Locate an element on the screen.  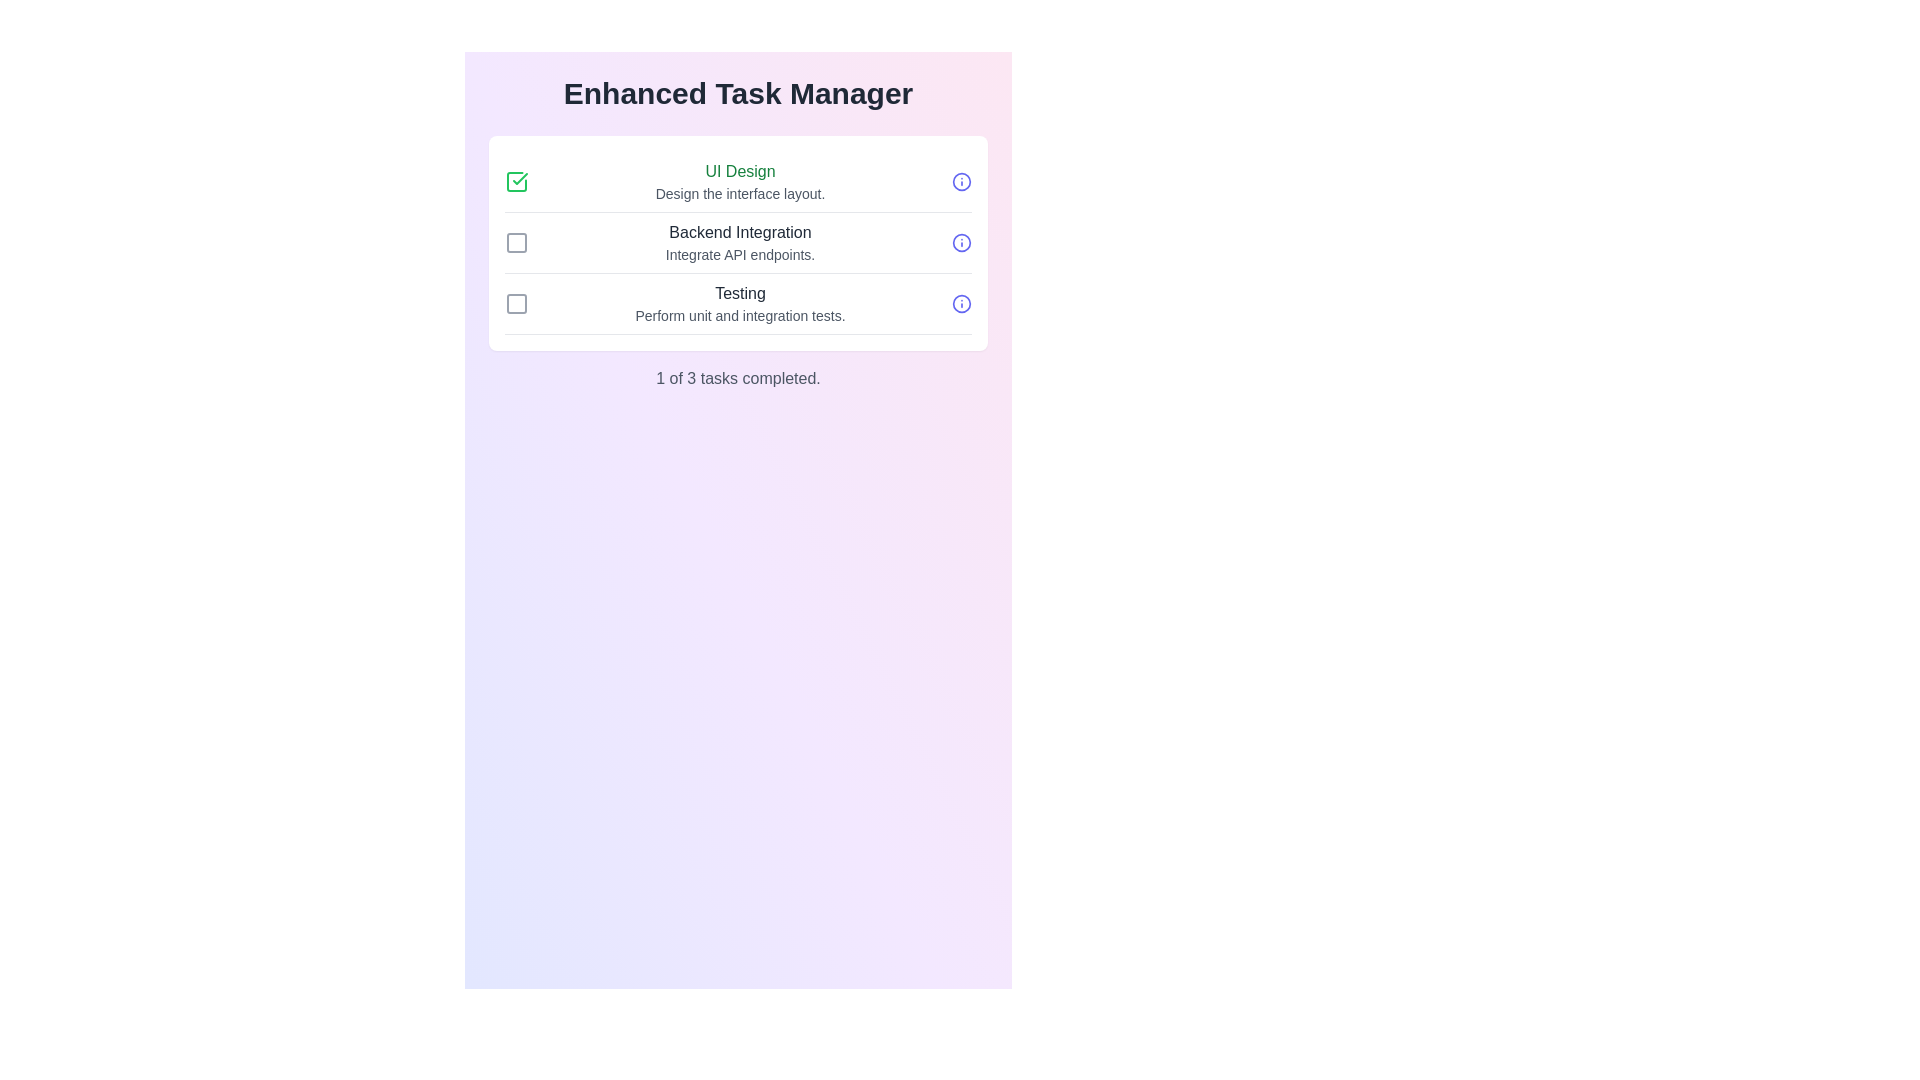
the information icon for the task named 'UI Design' to view its details is located at coordinates (961, 181).